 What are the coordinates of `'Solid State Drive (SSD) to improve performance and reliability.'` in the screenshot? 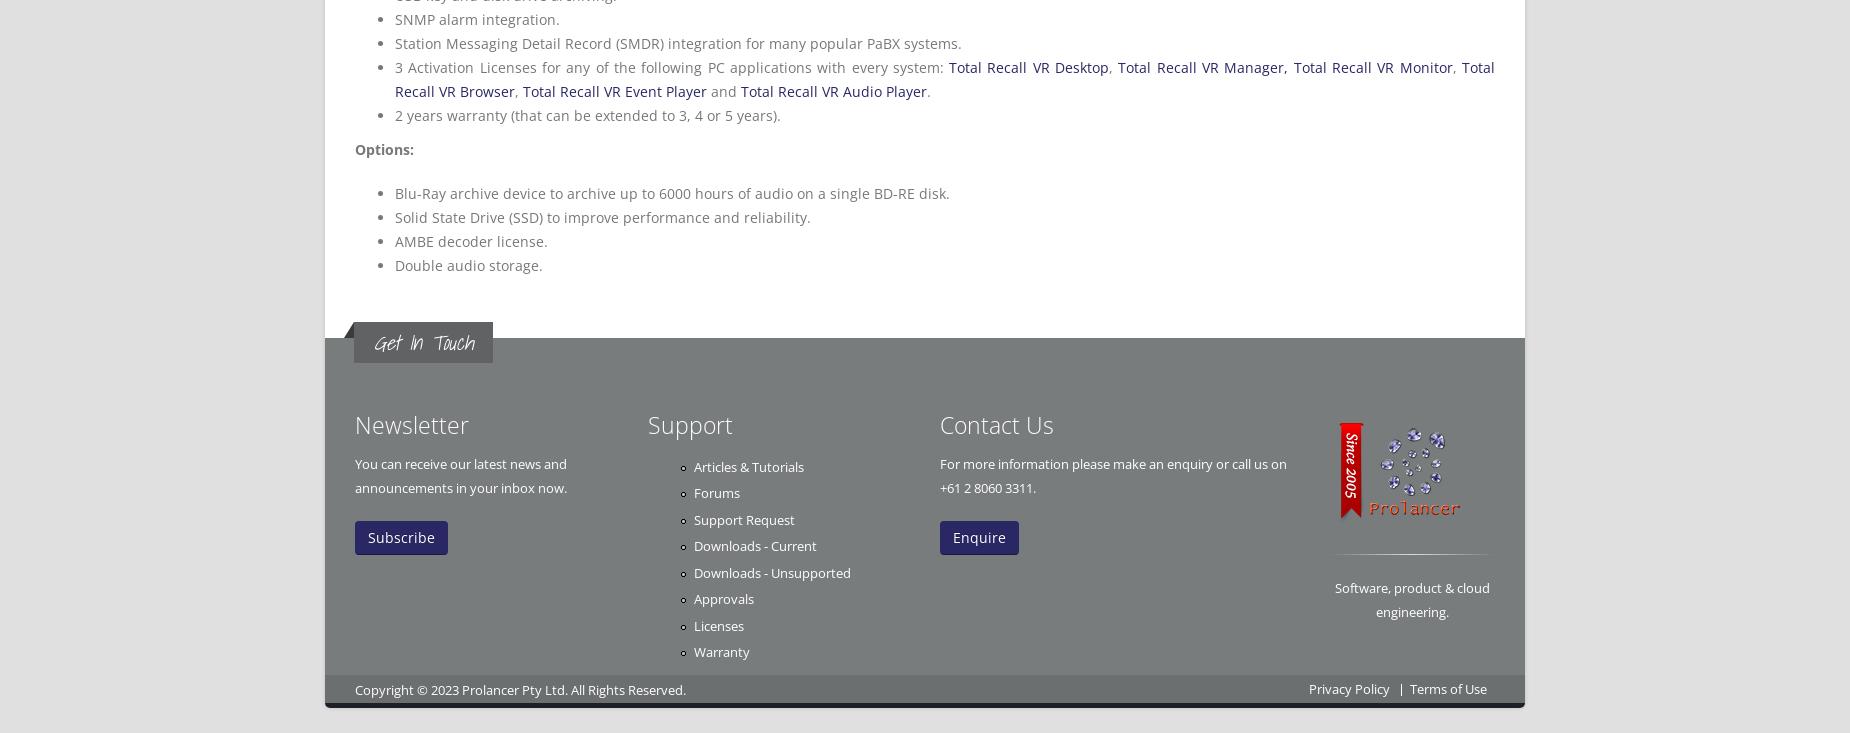 It's located at (602, 216).